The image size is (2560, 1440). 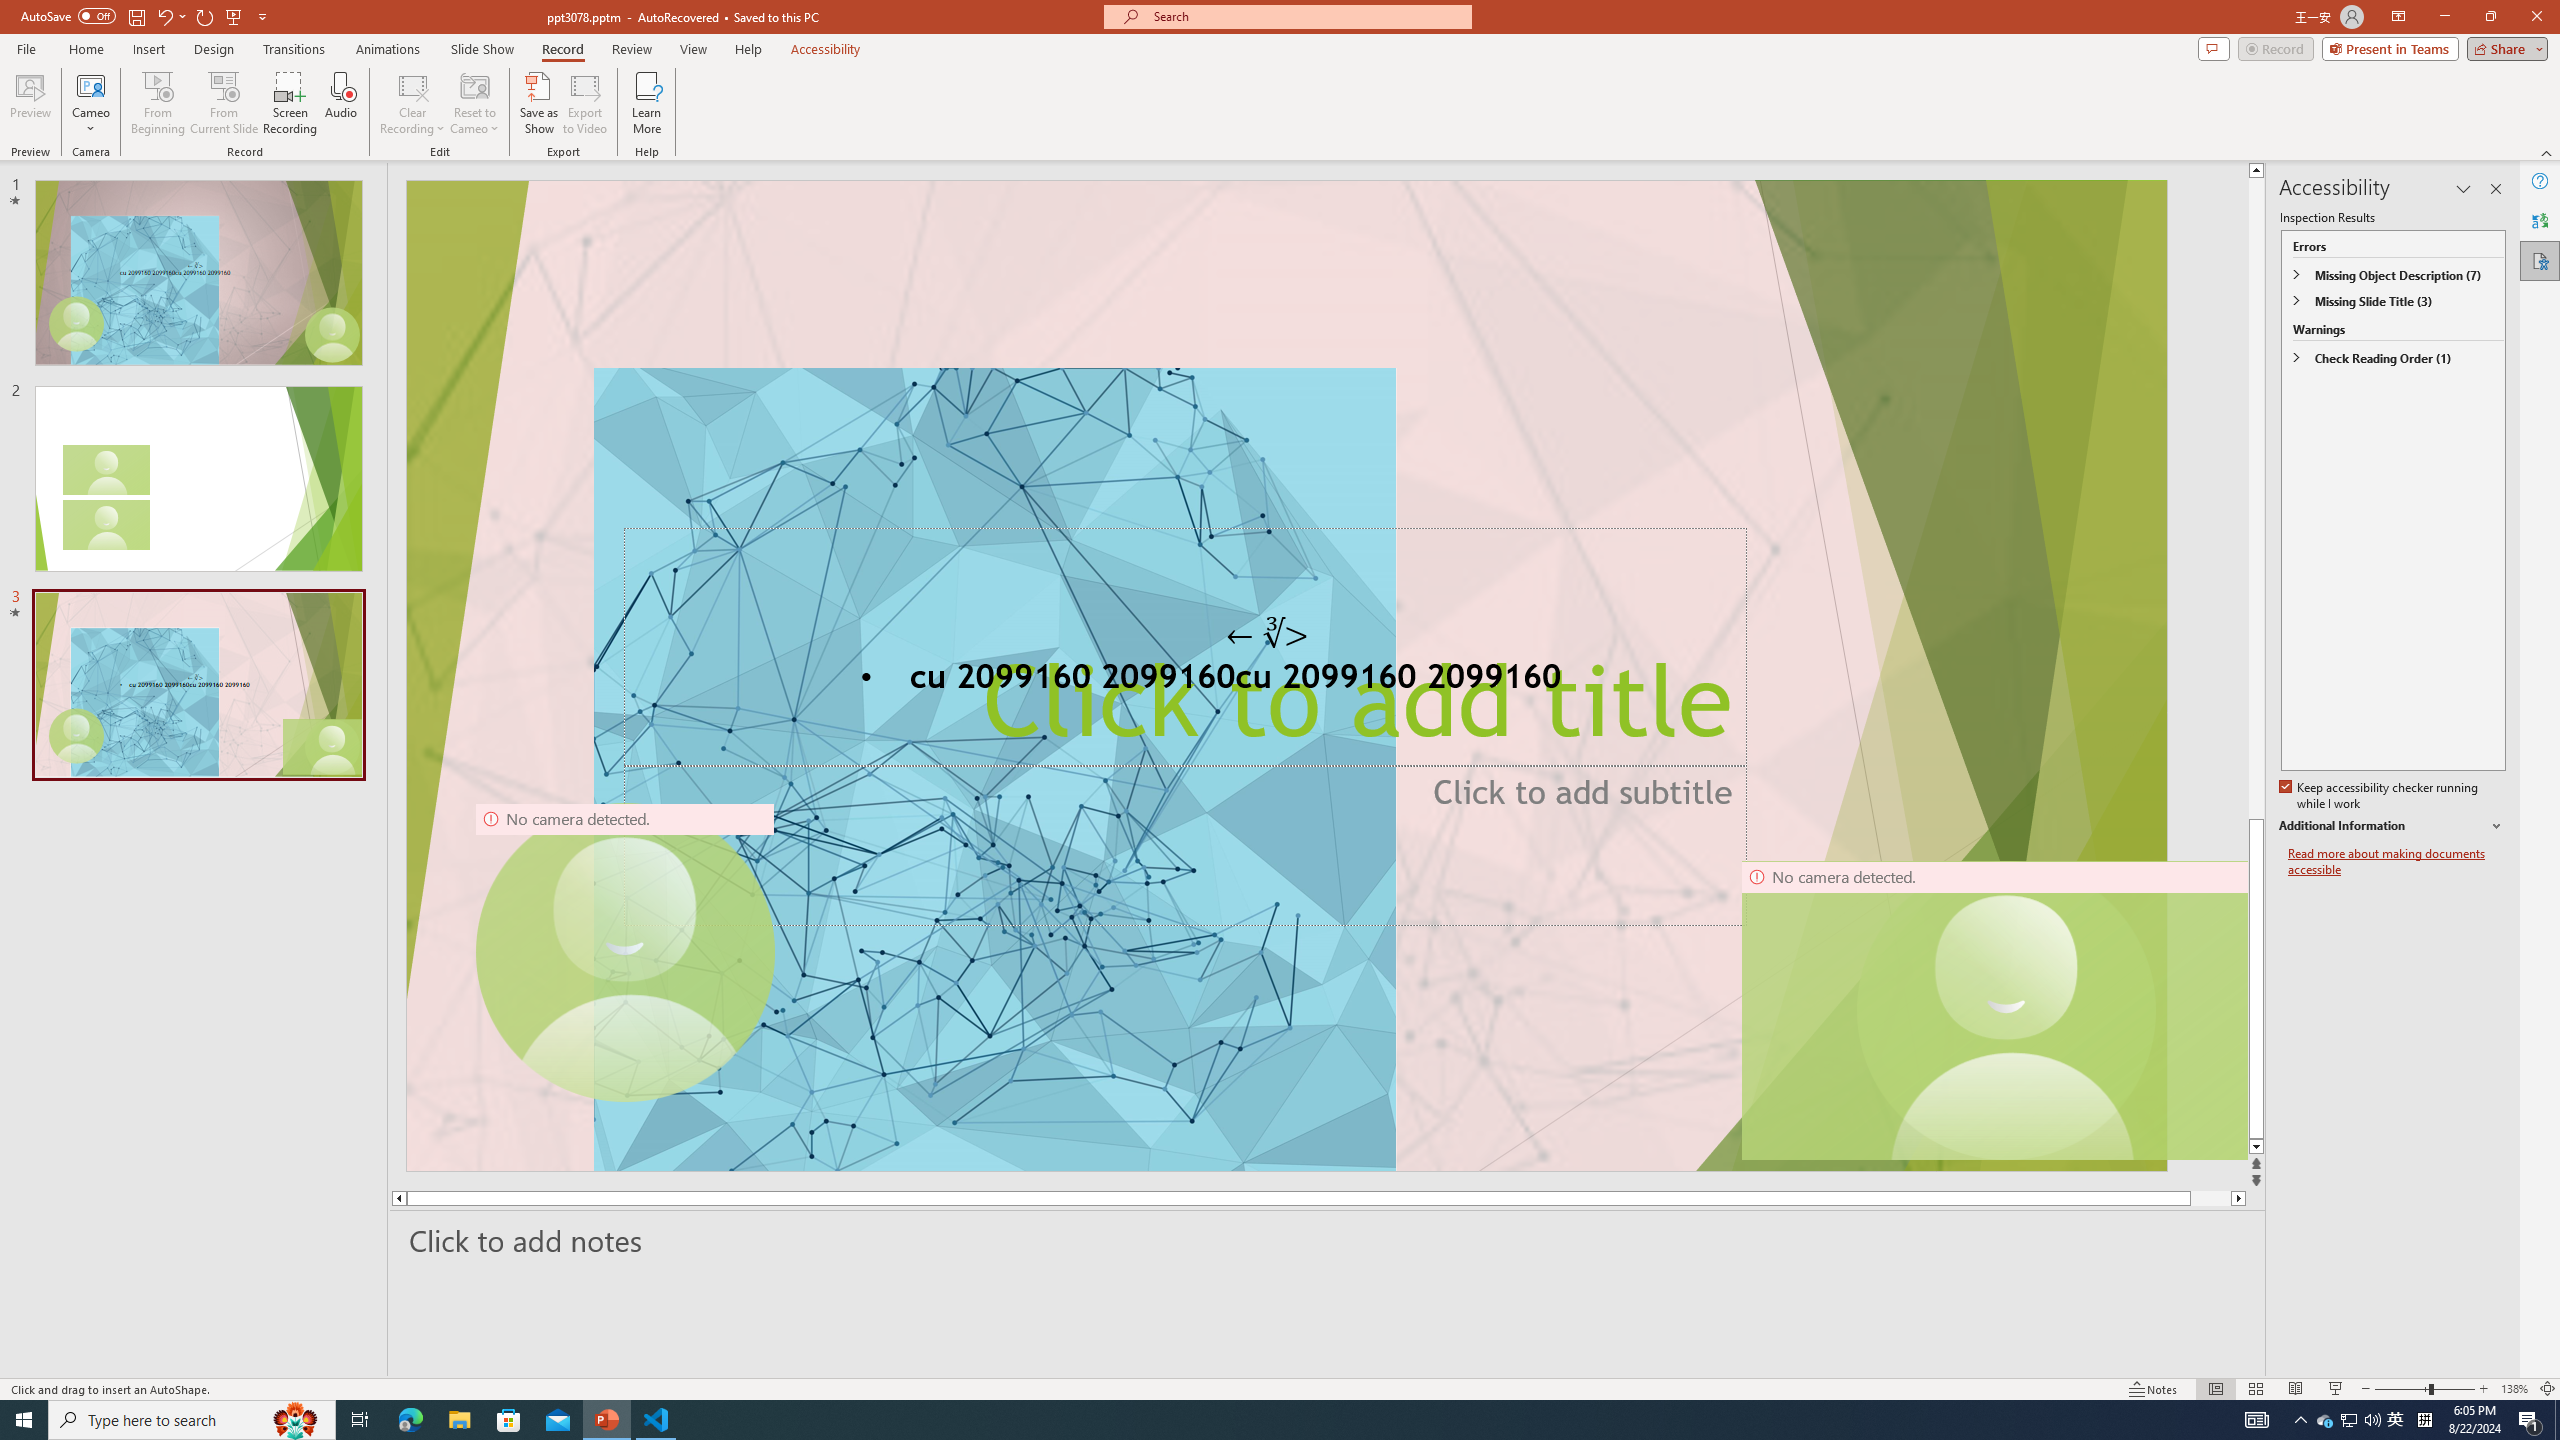 What do you see at coordinates (85, 49) in the screenshot?
I see `'Home'` at bounding box center [85, 49].